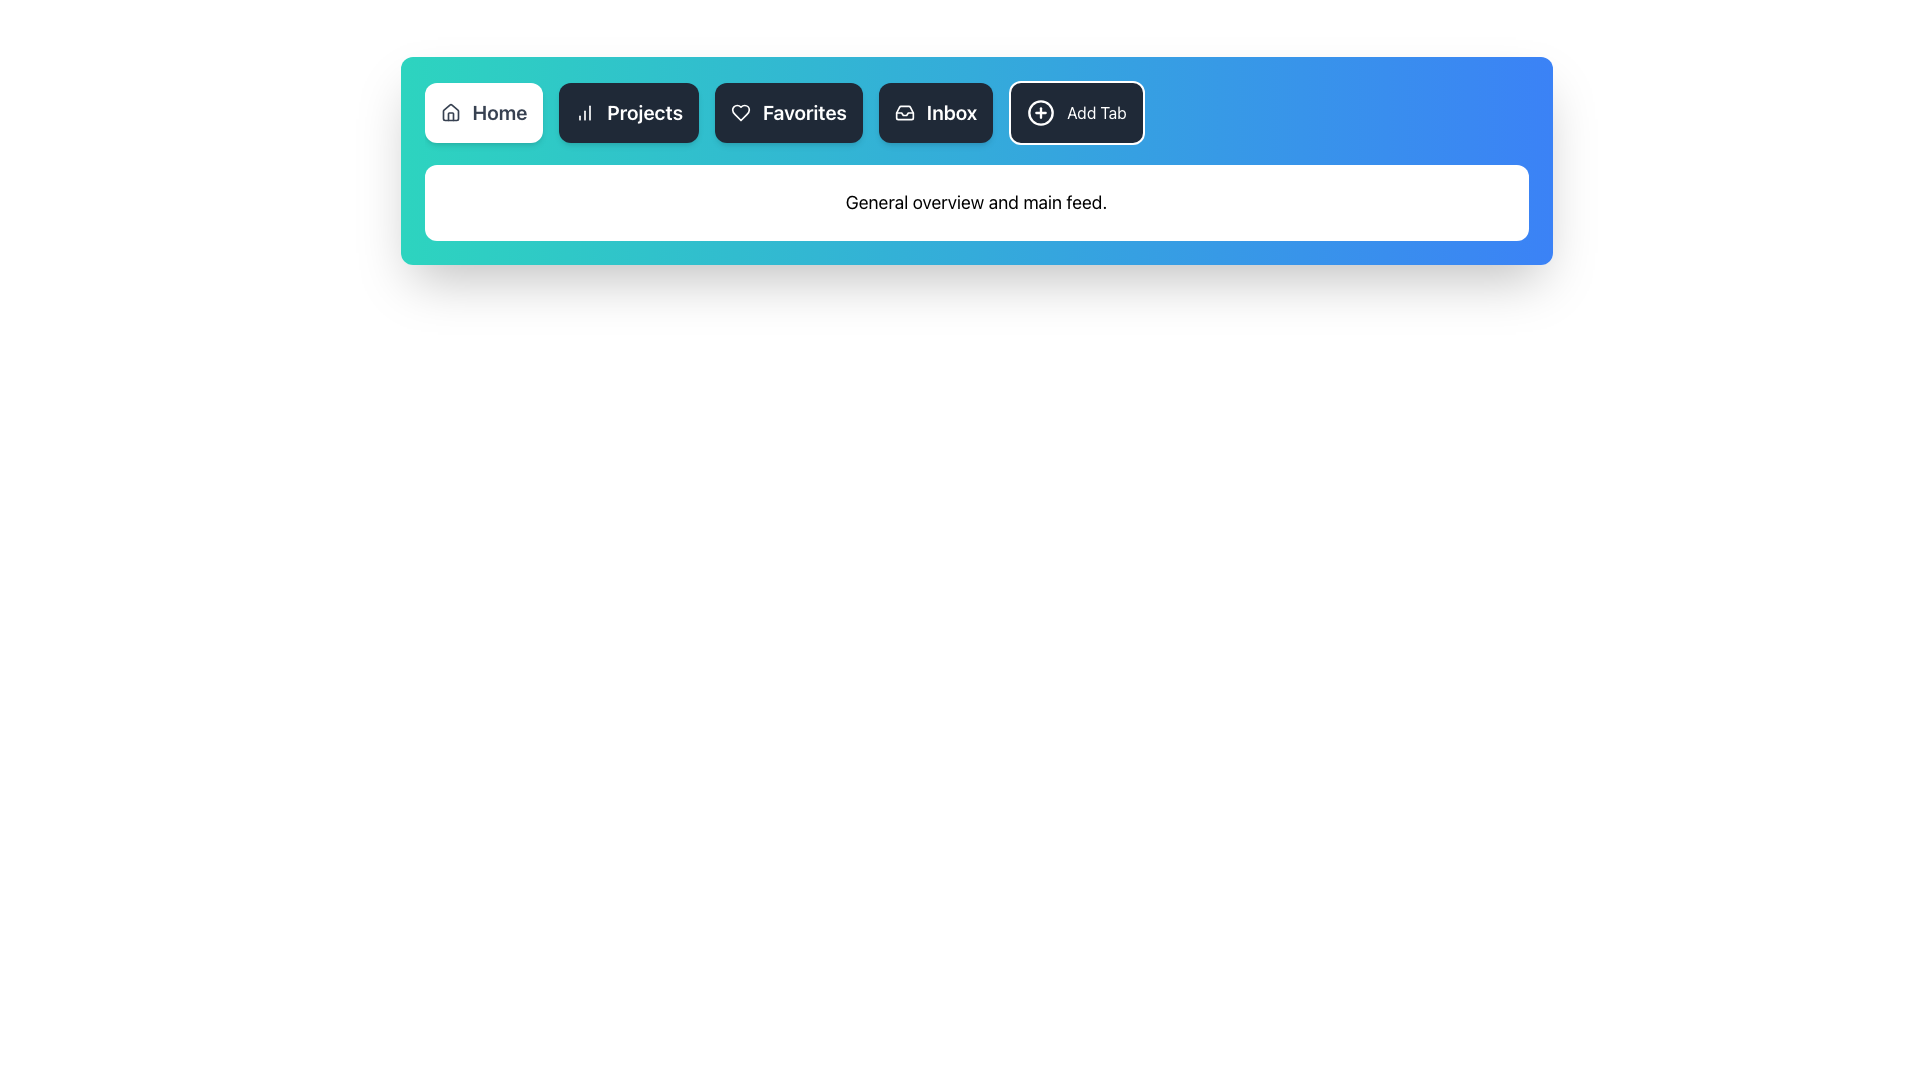 The height and width of the screenshot is (1080, 1920). What do you see at coordinates (1095, 112) in the screenshot?
I see `the 'Add Tab' text label within the button at the rightmost end of the horizontal navigation menu` at bounding box center [1095, 112].